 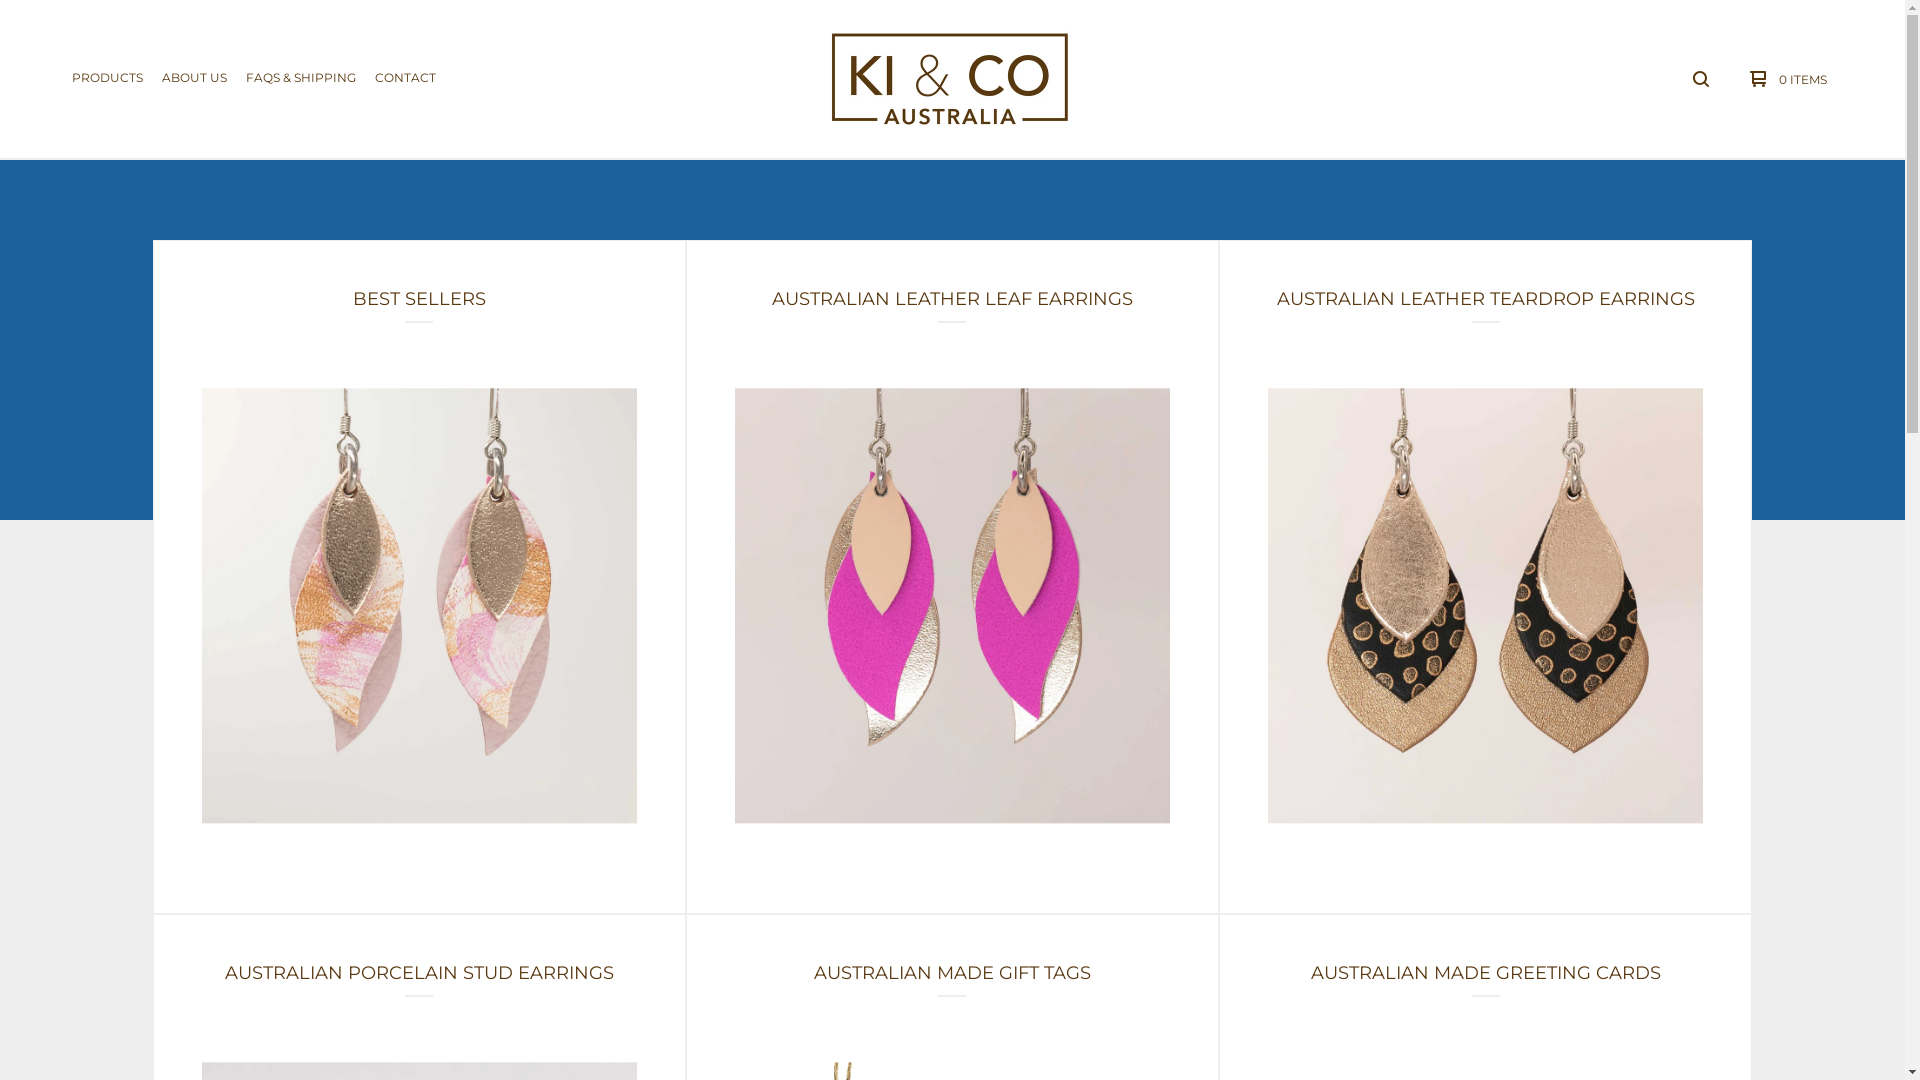 What do you see at coordinates (1485, 577) in the screenshot?
I see `'AUSTRALIAN LEATHER TEARDROP EARRINGS'` at bounding box center [1485, 577].